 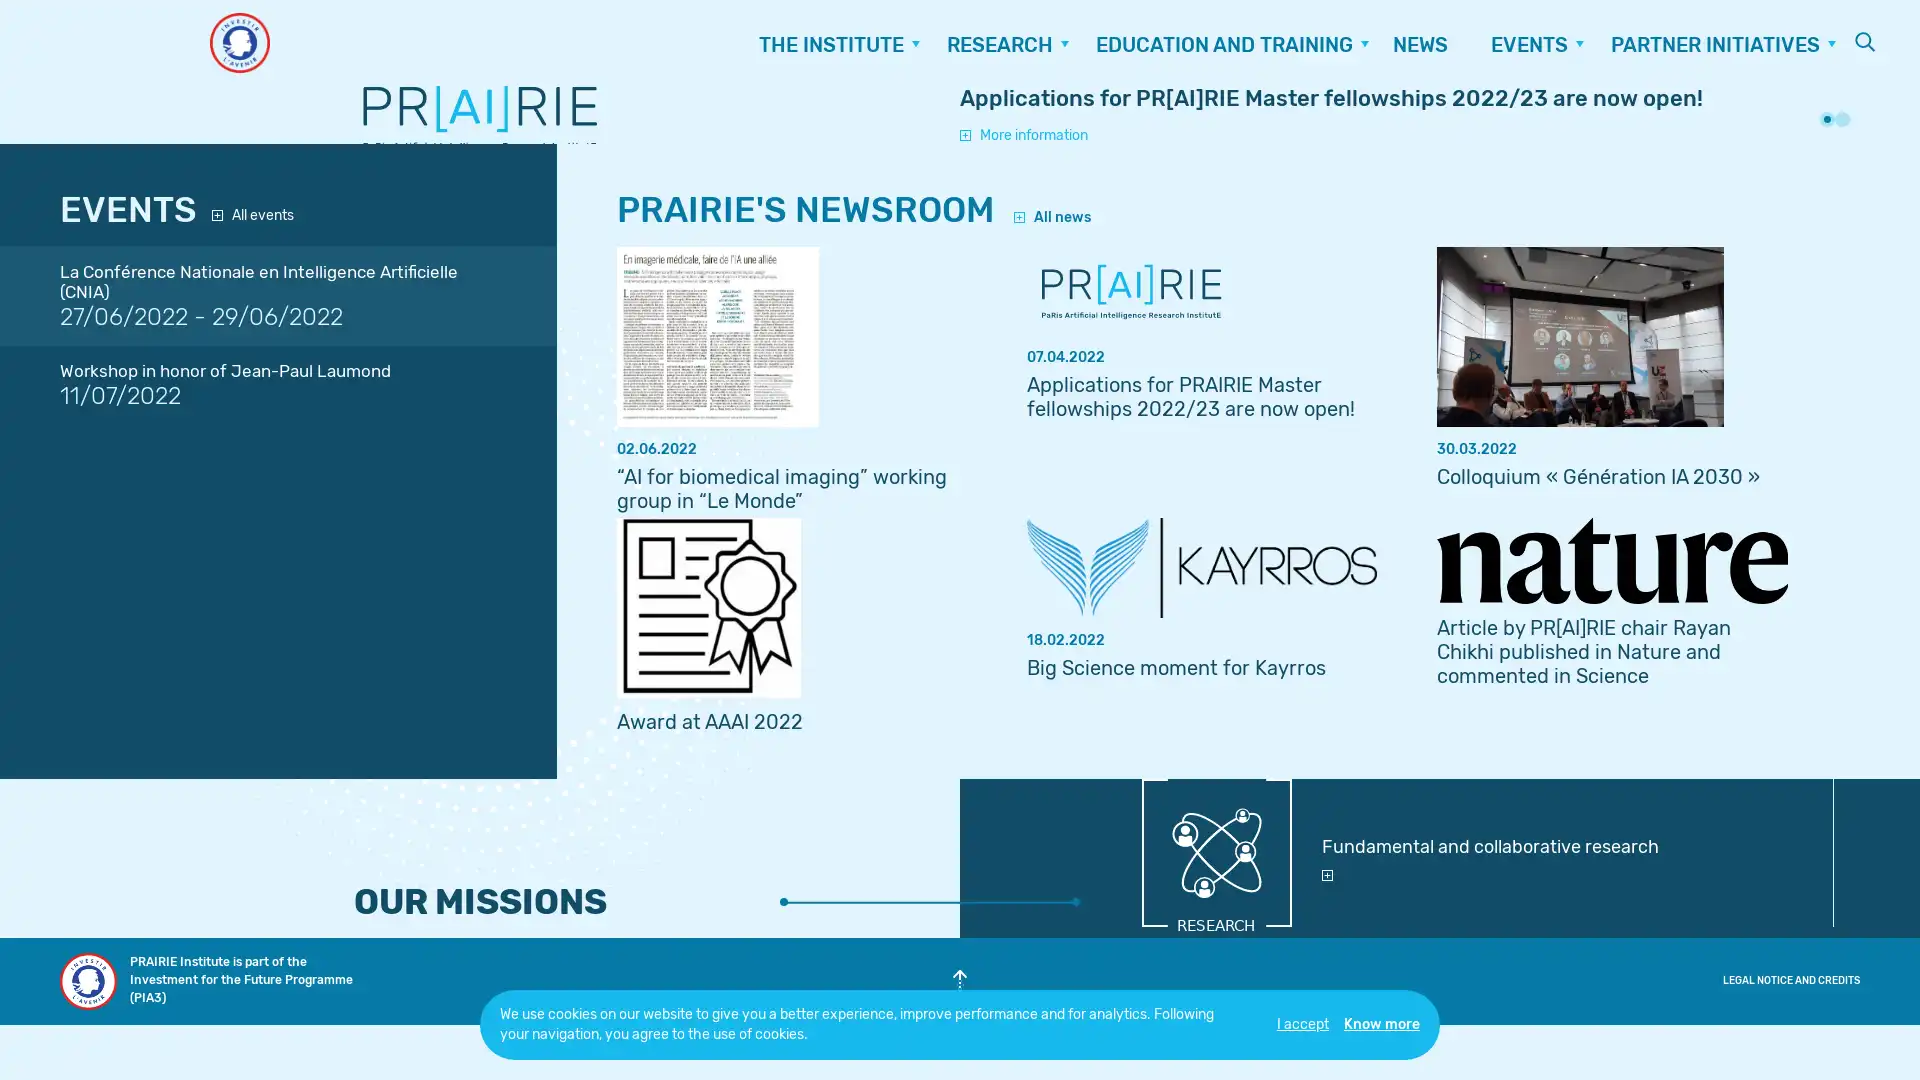 I want to click on Search, so click(x=1865, y=42).